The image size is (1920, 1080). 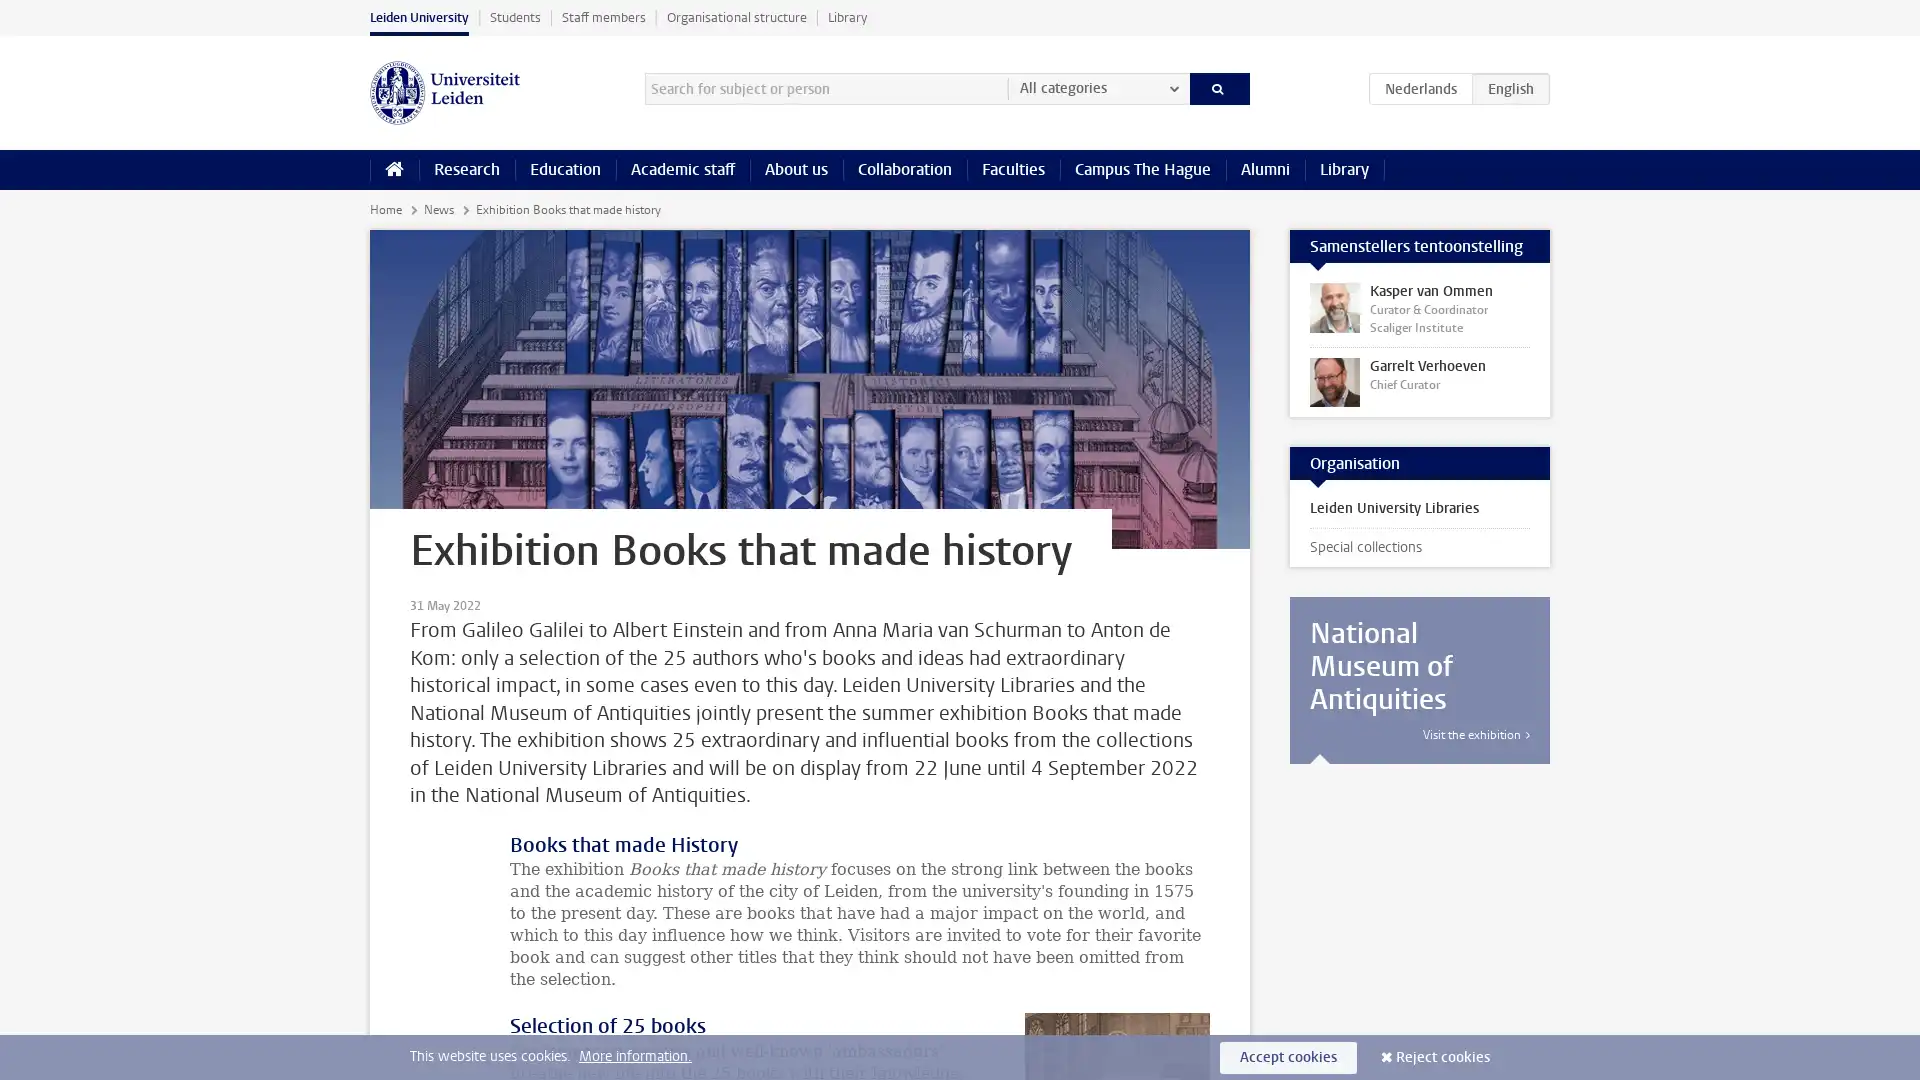 I want to click on Search, so click(x=1218, y=87).